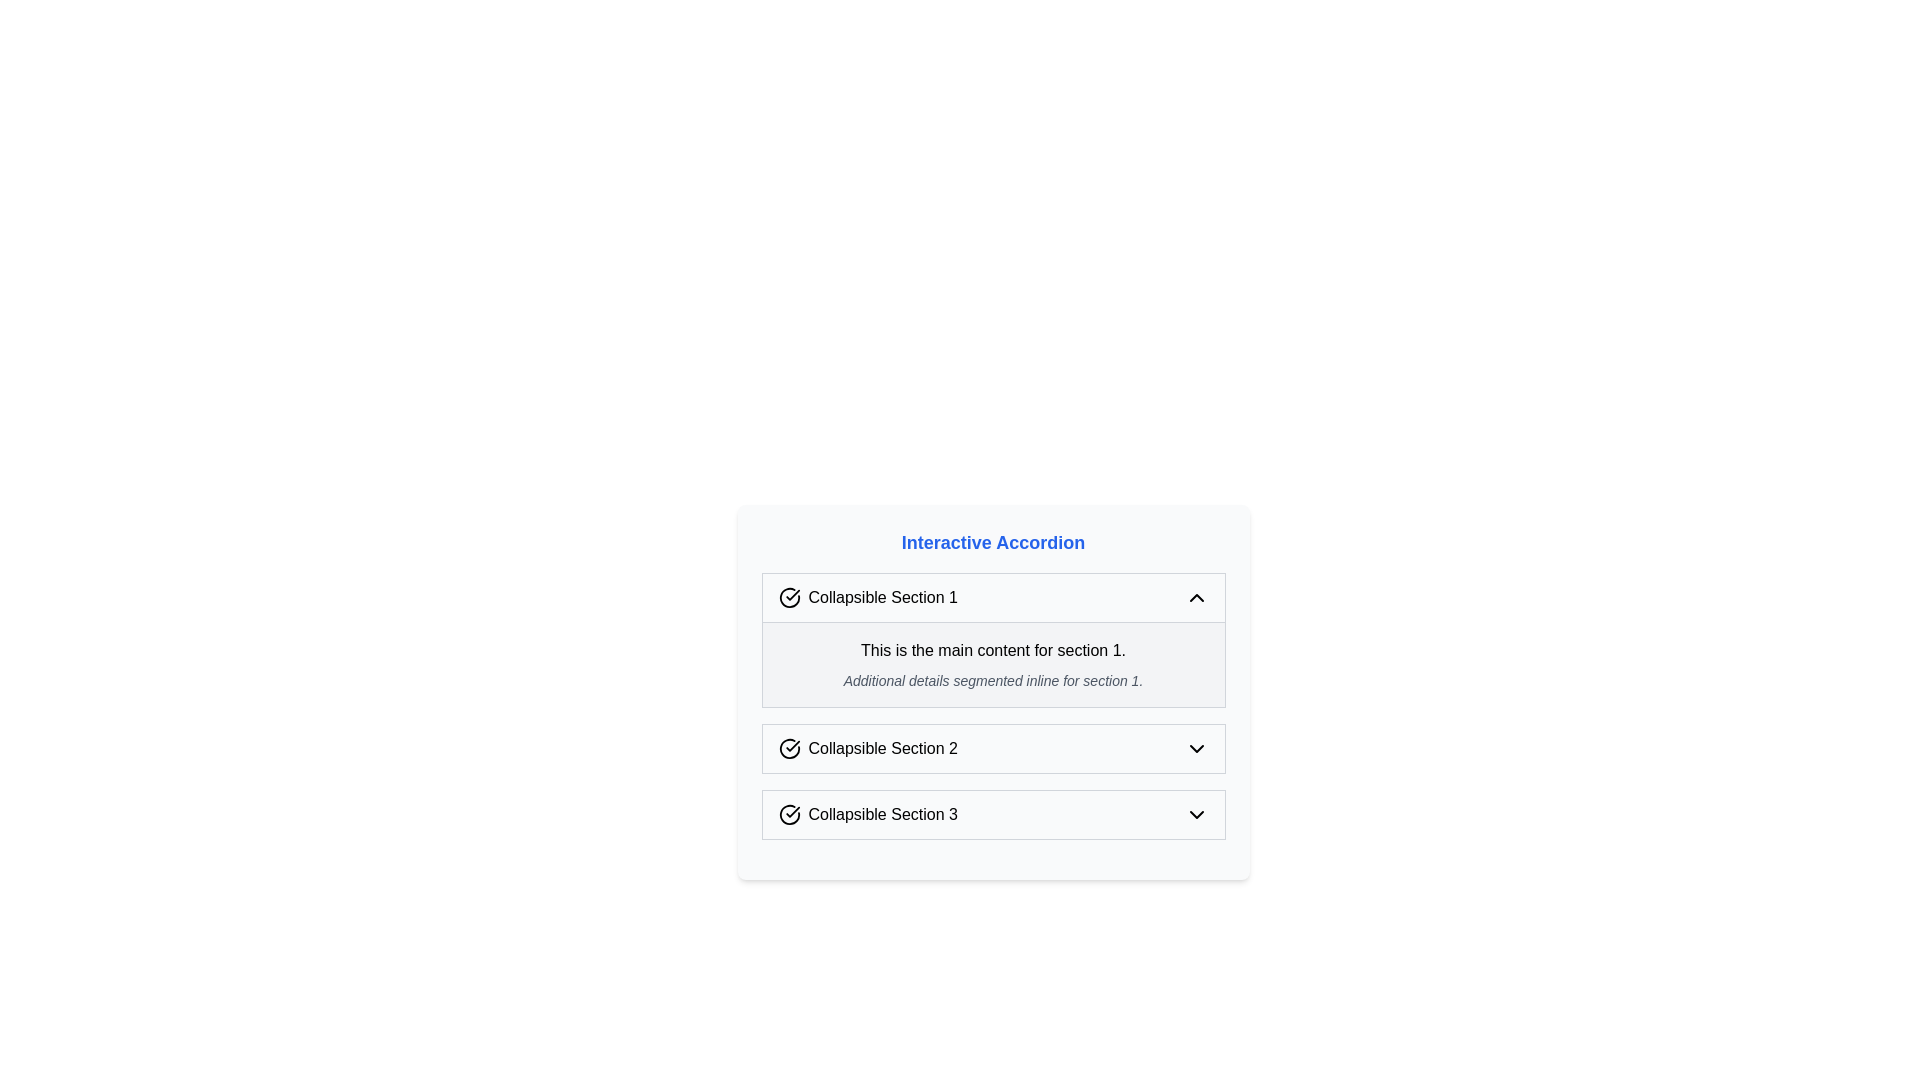 The width and height of the screenshot is (1920, 1080). Describe the element at coordinates (788, 748) in the screenshot. I see `the checkmark icon in the header of 'Collapsible Section 2' by moving the cursor to its center point` at that location.